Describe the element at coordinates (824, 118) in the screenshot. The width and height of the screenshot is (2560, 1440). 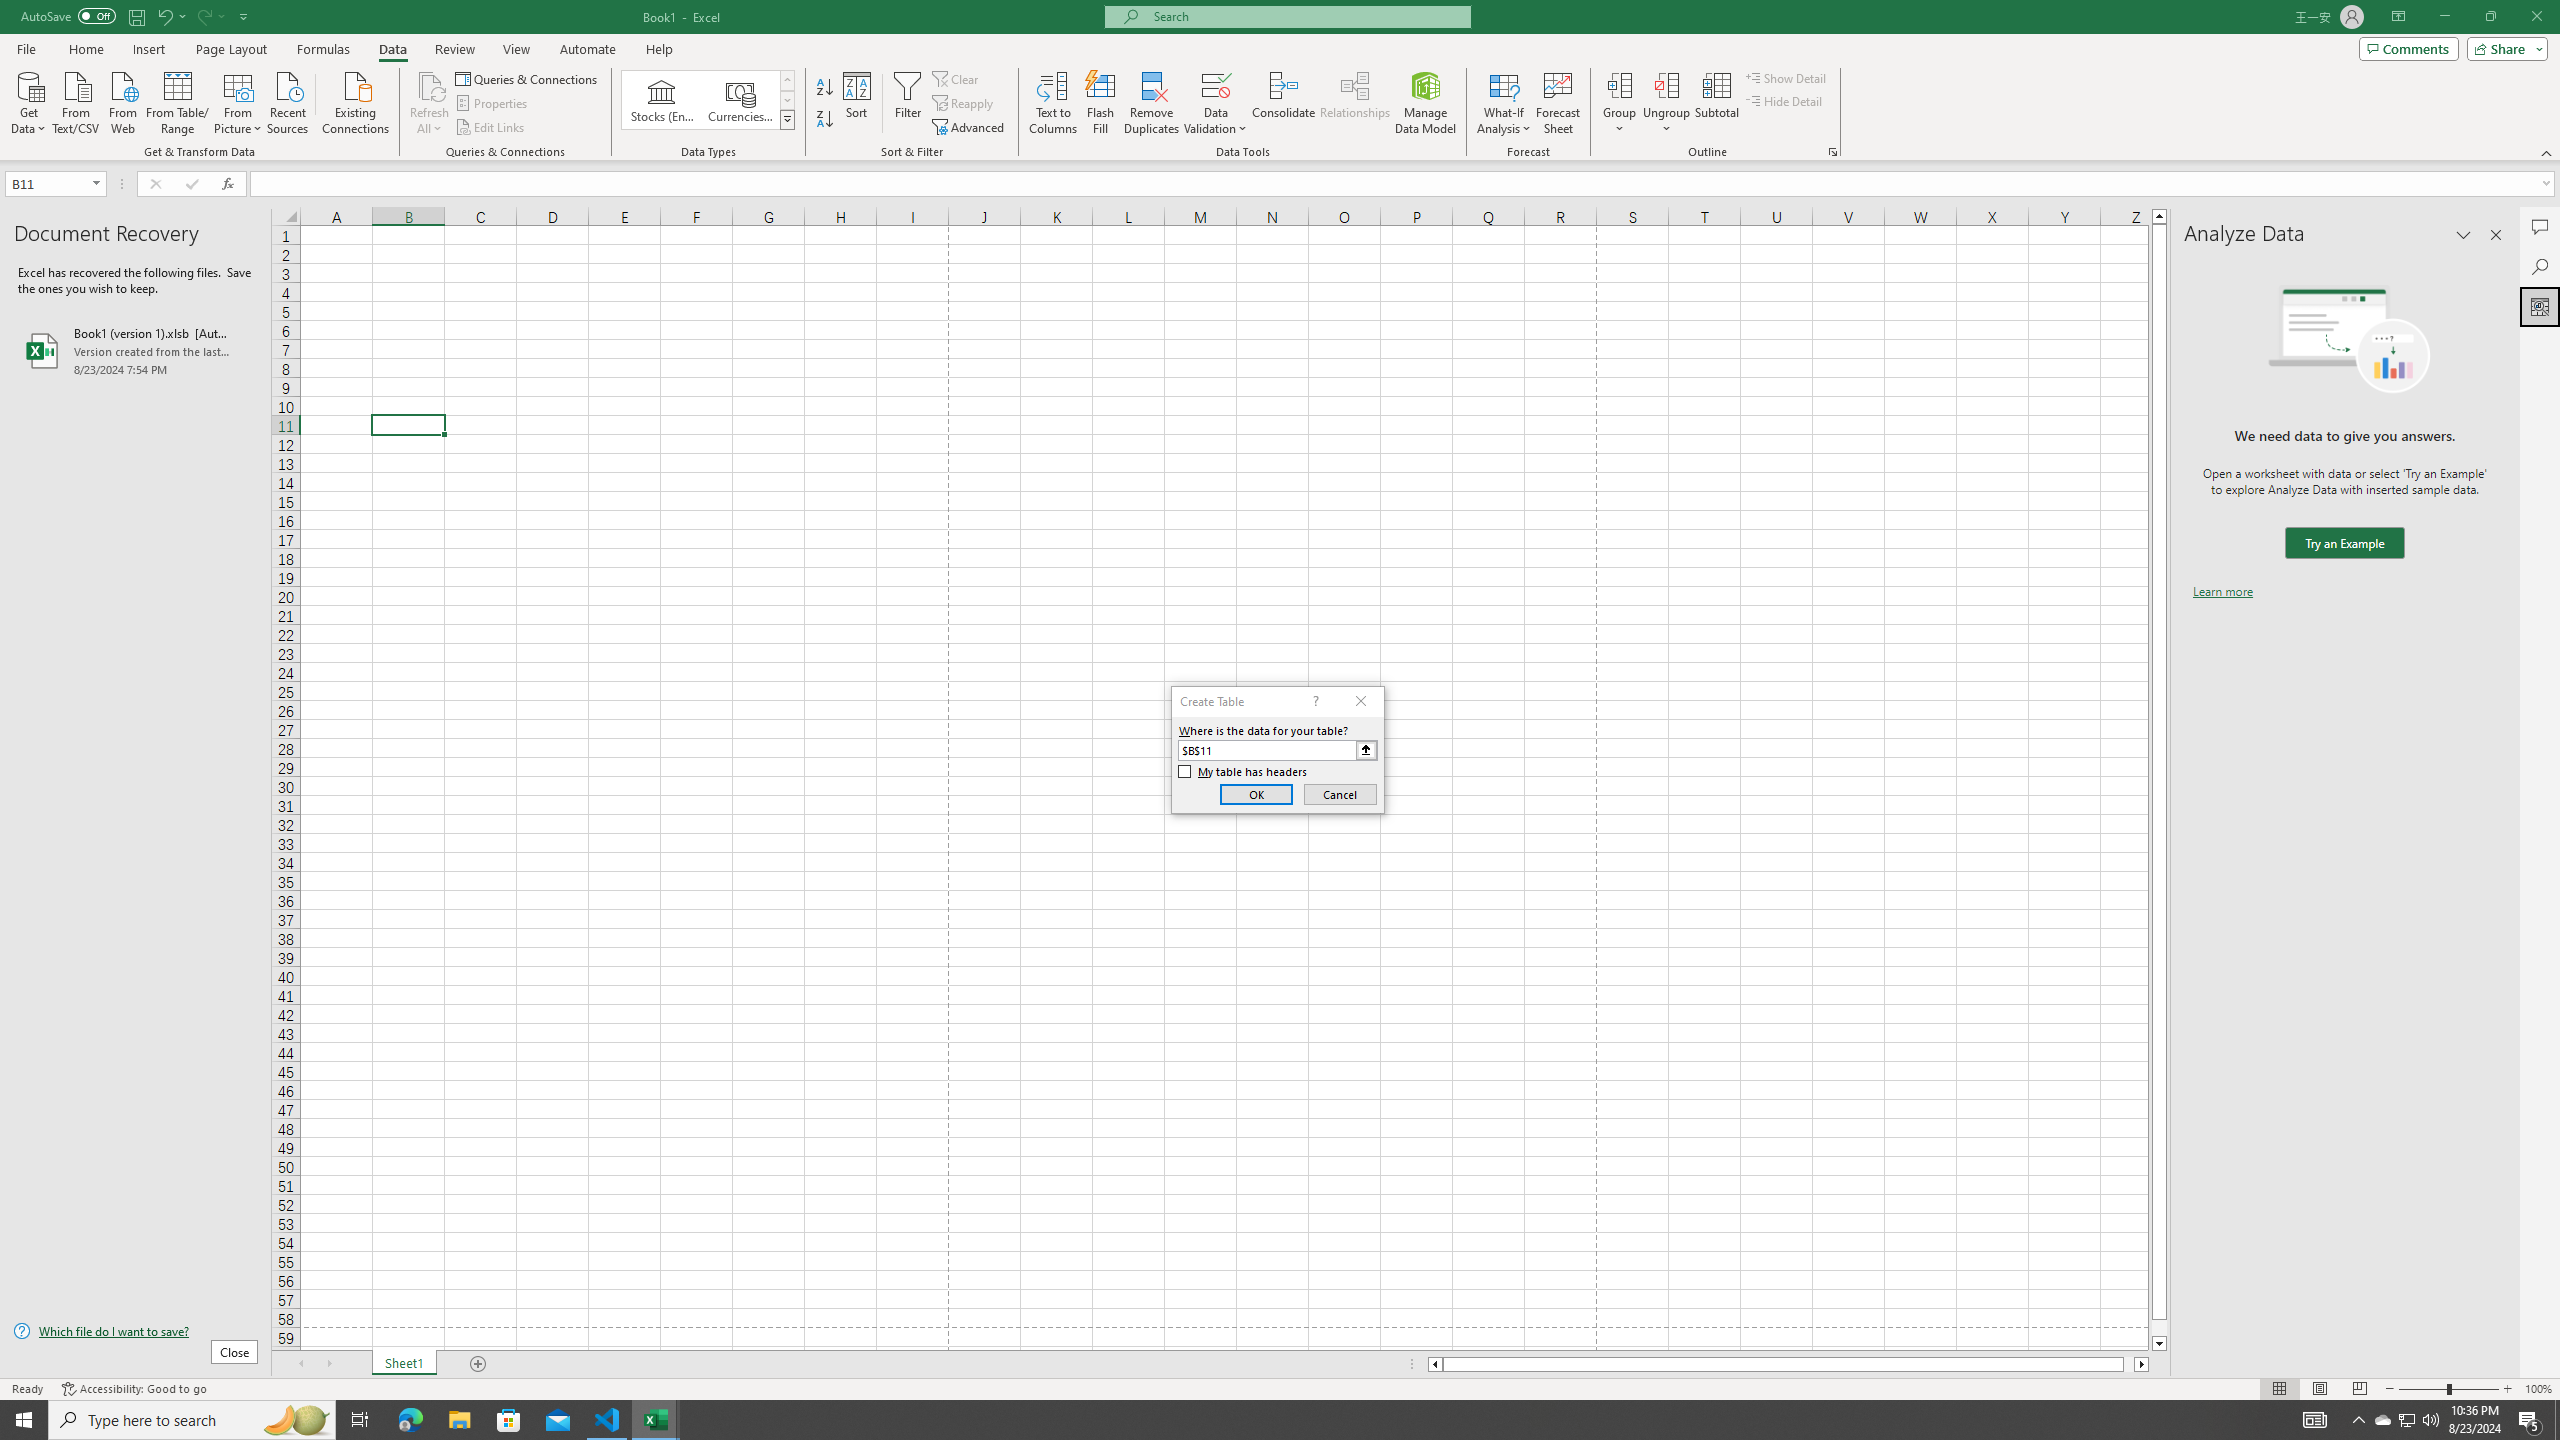
I see `'Sort Z to A'` at that location.